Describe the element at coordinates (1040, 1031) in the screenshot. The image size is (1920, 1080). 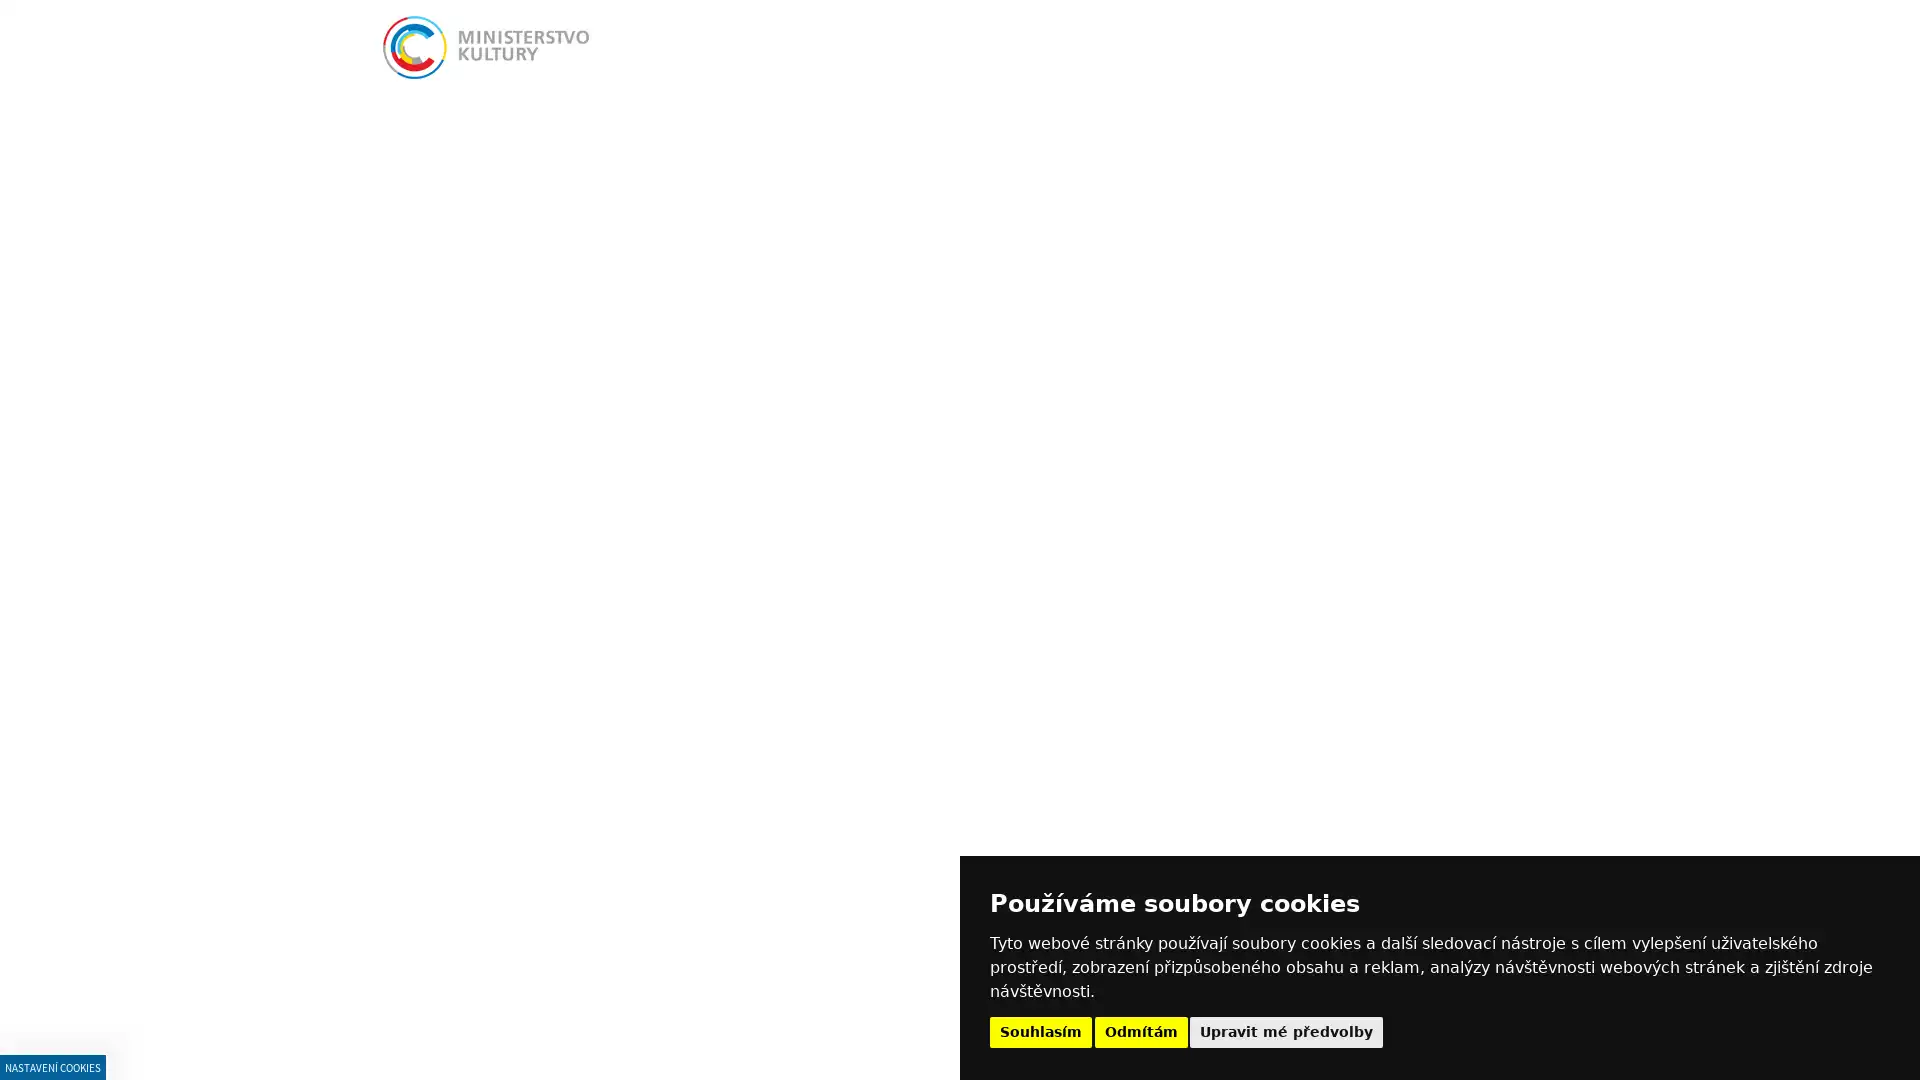
I see `Souhlasim` at that location.